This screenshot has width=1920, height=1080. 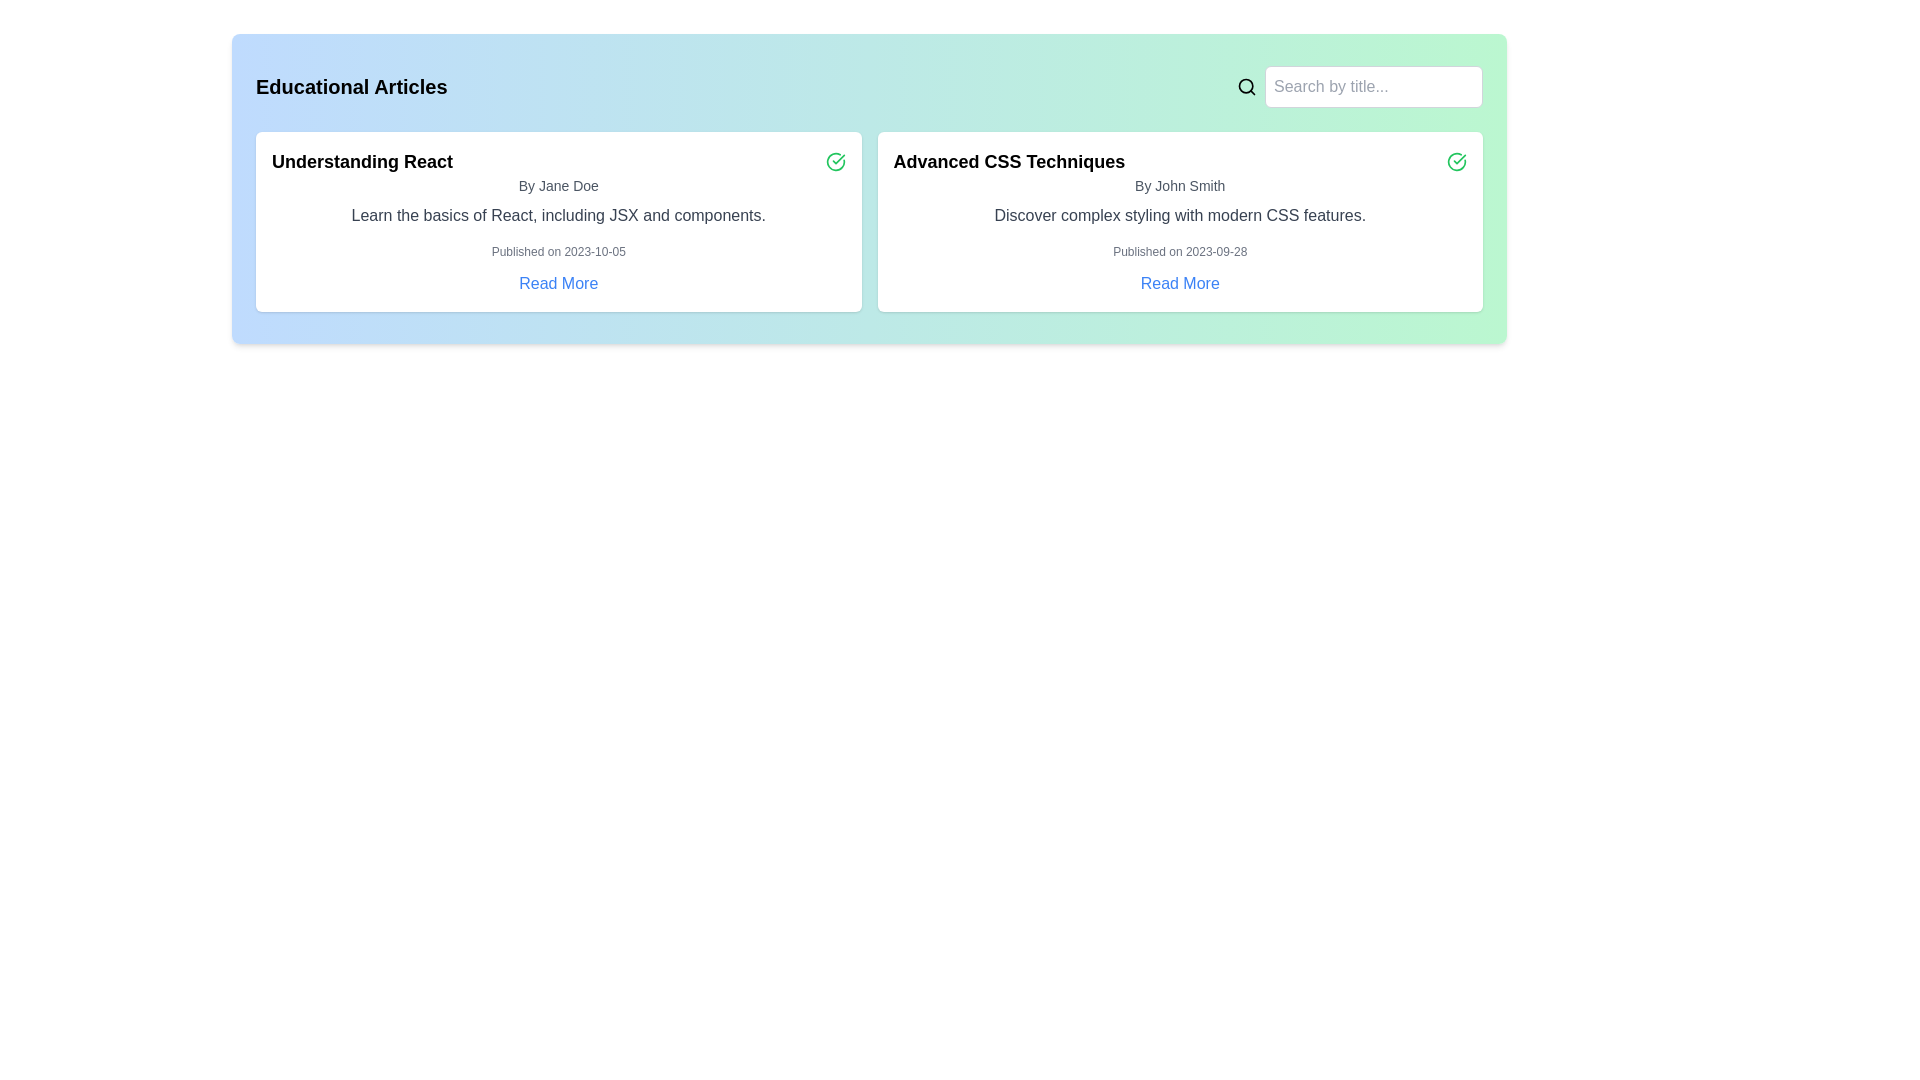 What do you see at coordinates (1180, 250) in the screenshot?
I see `the static text display that indicates the publication date of the article 'Advanced CSS Techniques', which is located just above the 'Read More' link` at bounding box center [1180, 250].